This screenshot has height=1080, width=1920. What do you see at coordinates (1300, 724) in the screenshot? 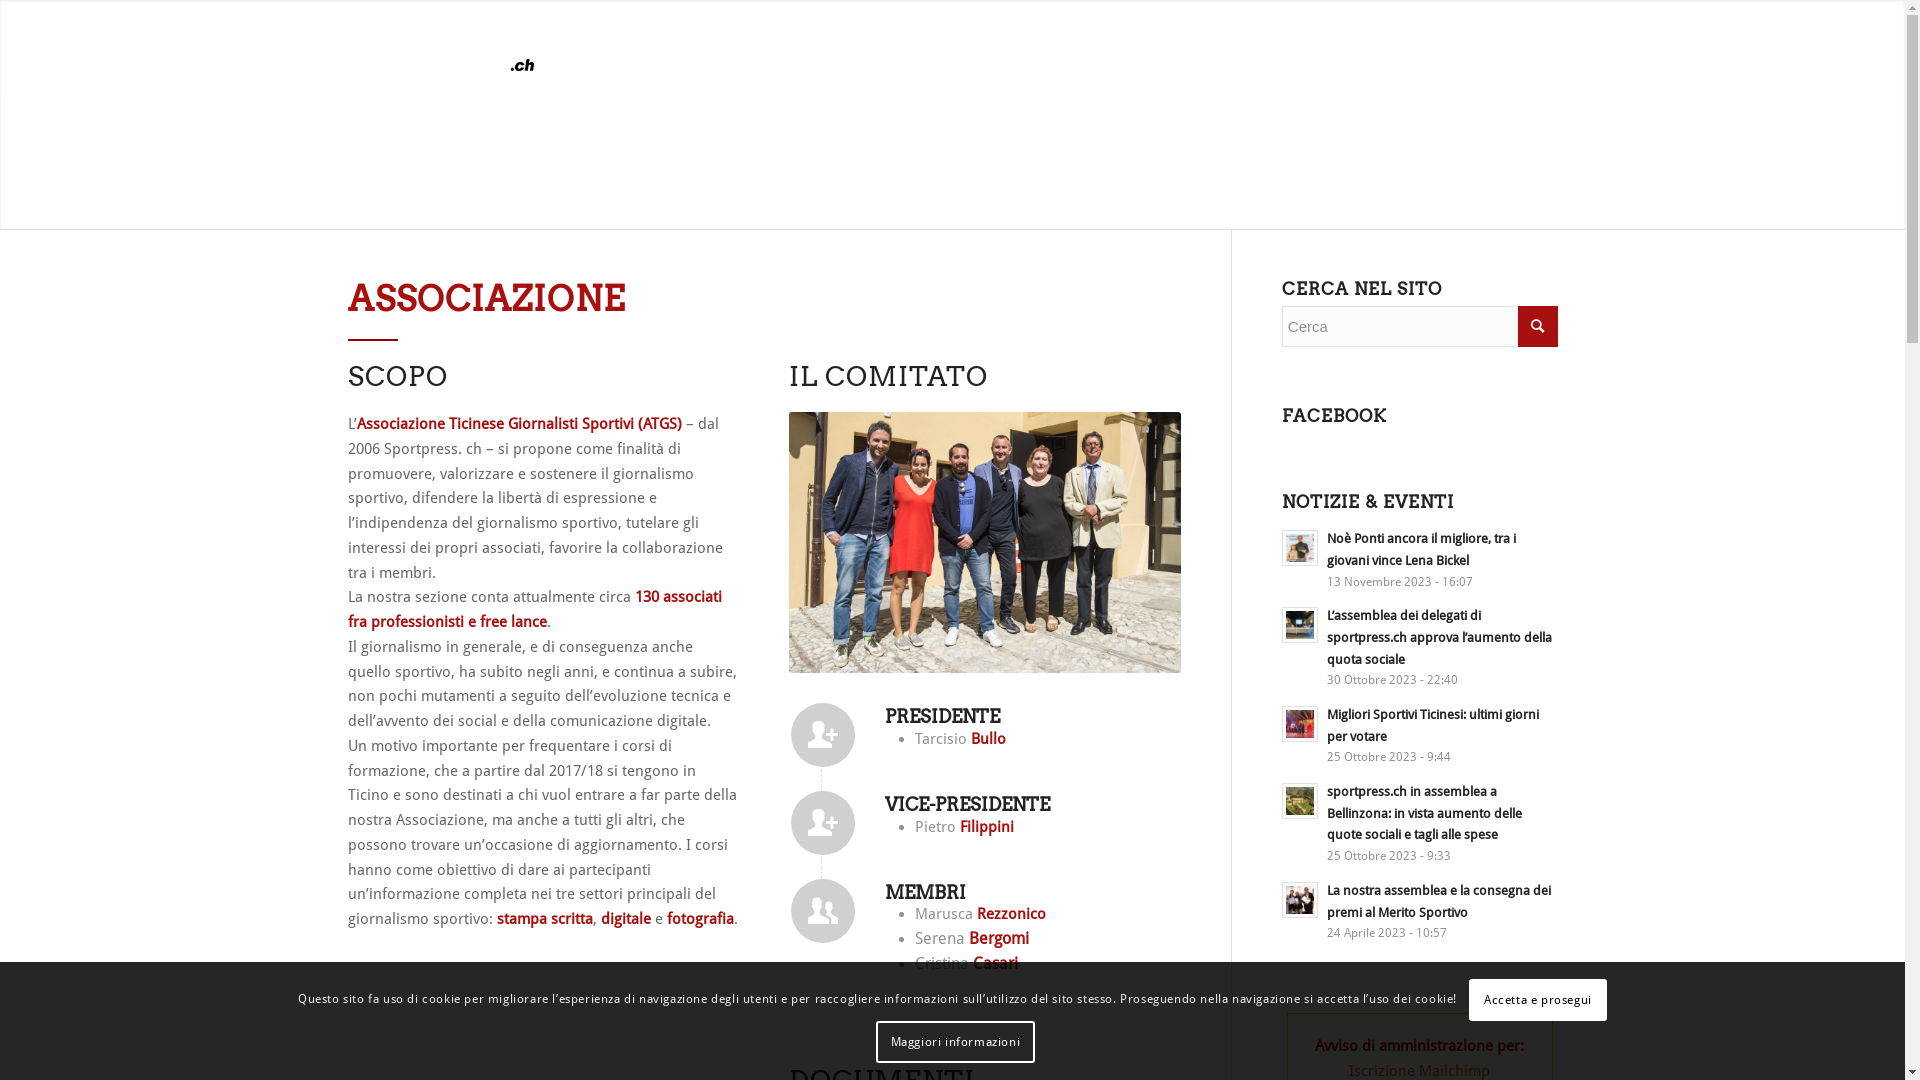
I see `'Leggi: Migliori Sportivi Ticinesi: ultimi giorni per votare'` at bounding box center [1300, 724].